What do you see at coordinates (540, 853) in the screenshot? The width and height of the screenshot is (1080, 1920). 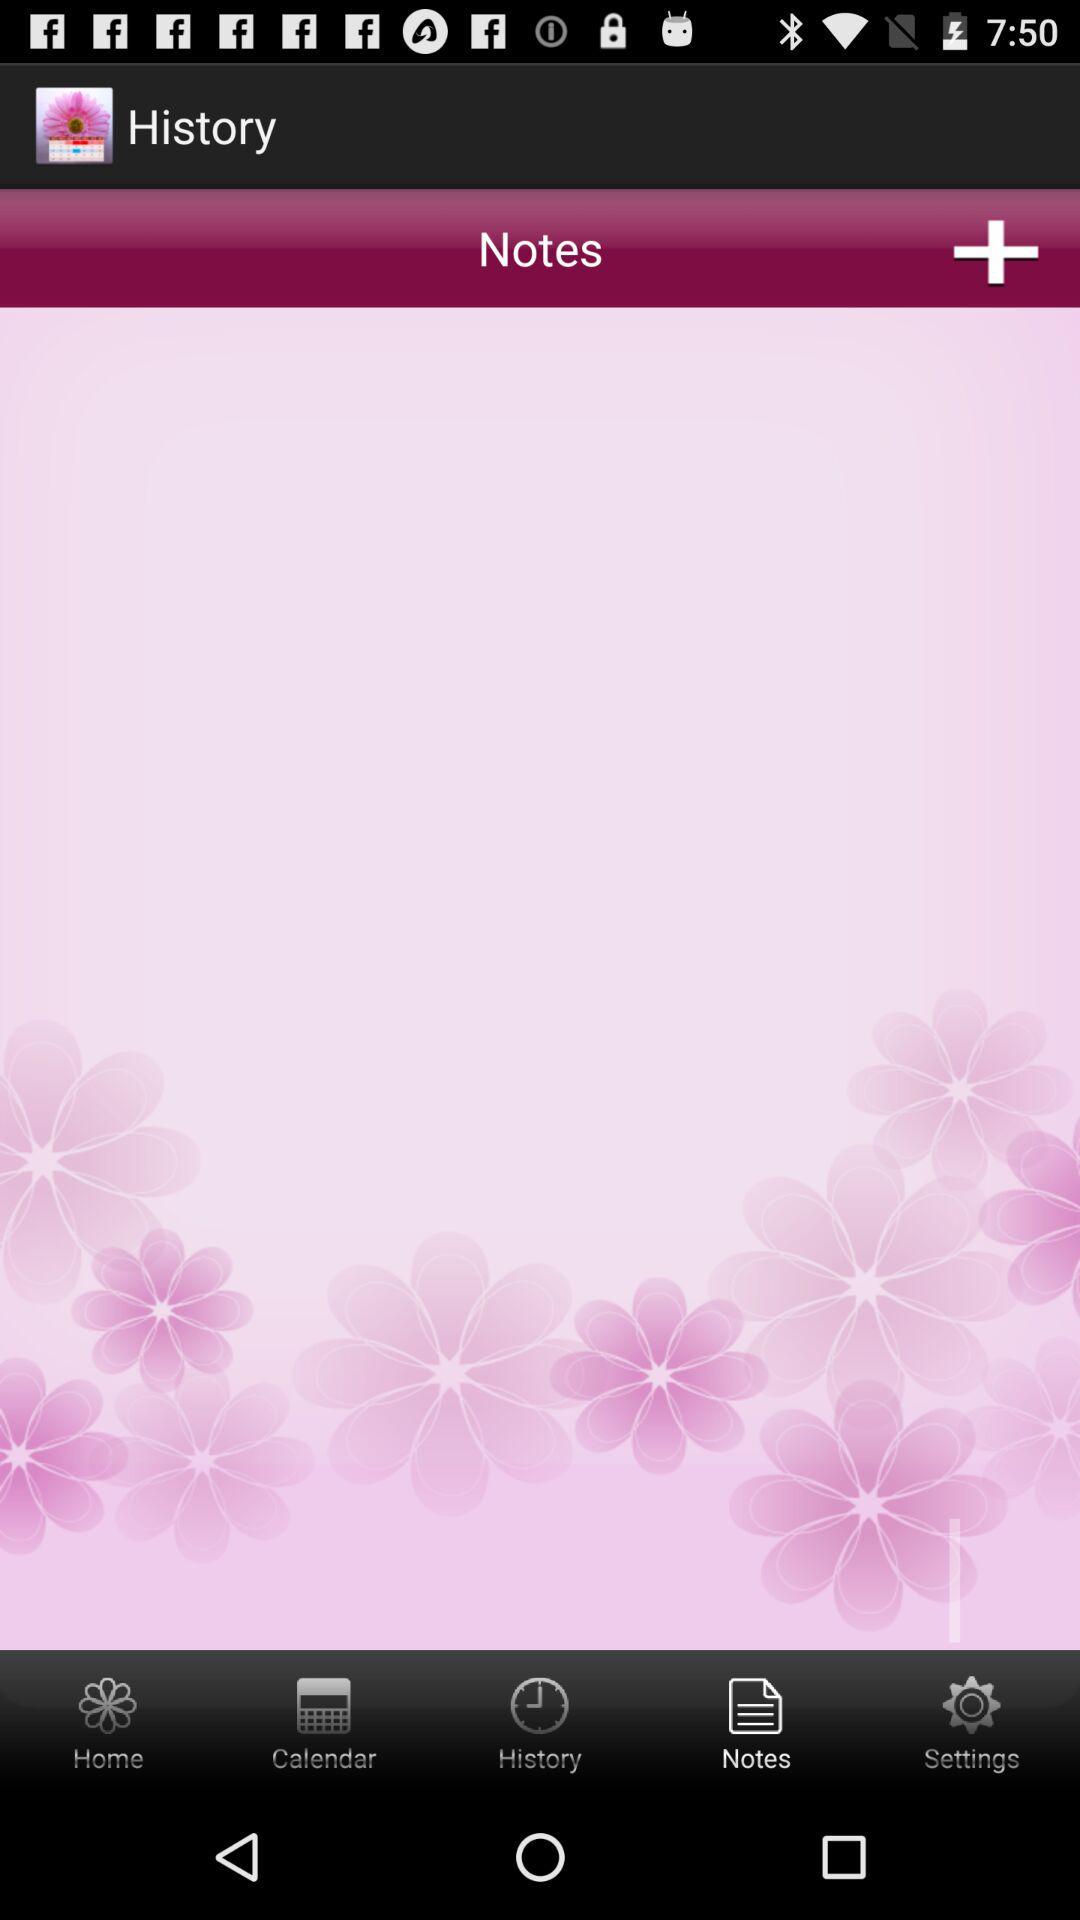 I see `note` at bounding box center [540, 853].